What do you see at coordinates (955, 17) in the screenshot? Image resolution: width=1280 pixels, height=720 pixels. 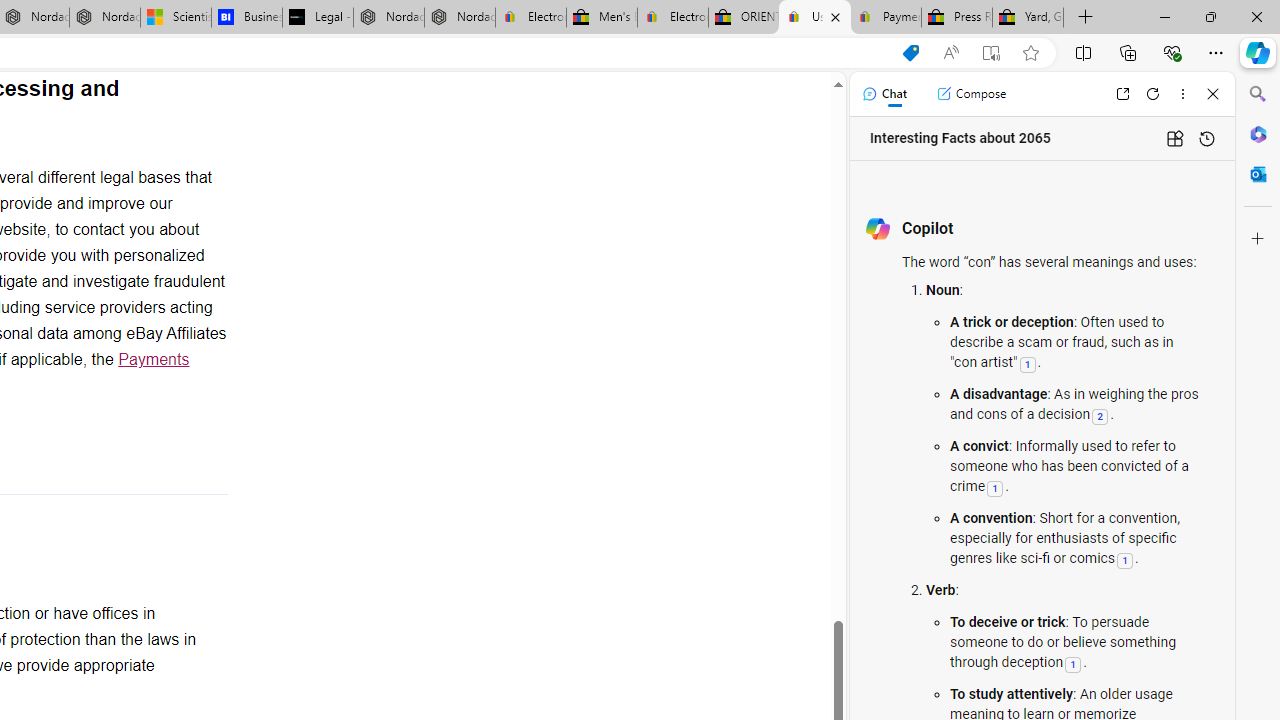 I see `'Press Room - eBay Inc.'` at bounding box center [955, 17].